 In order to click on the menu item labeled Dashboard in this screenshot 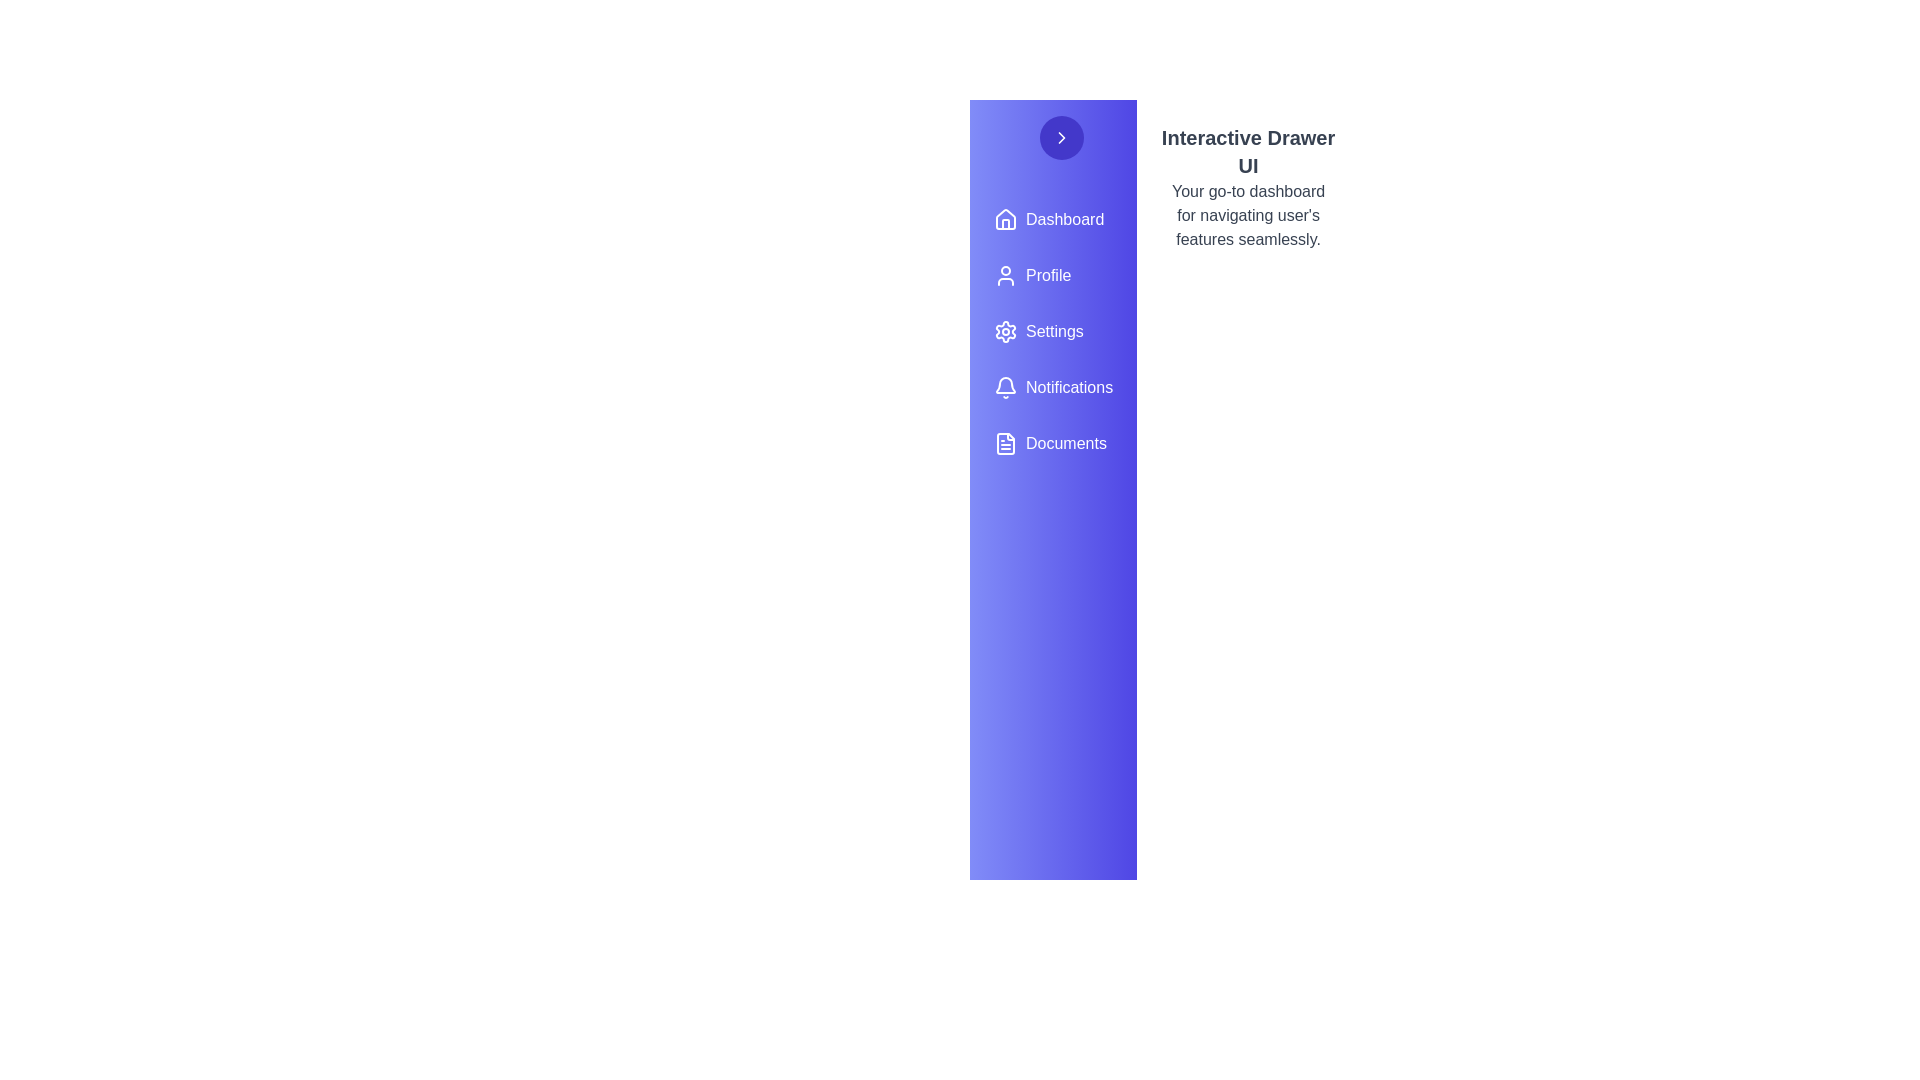, I will do `click(1052, 219)`.